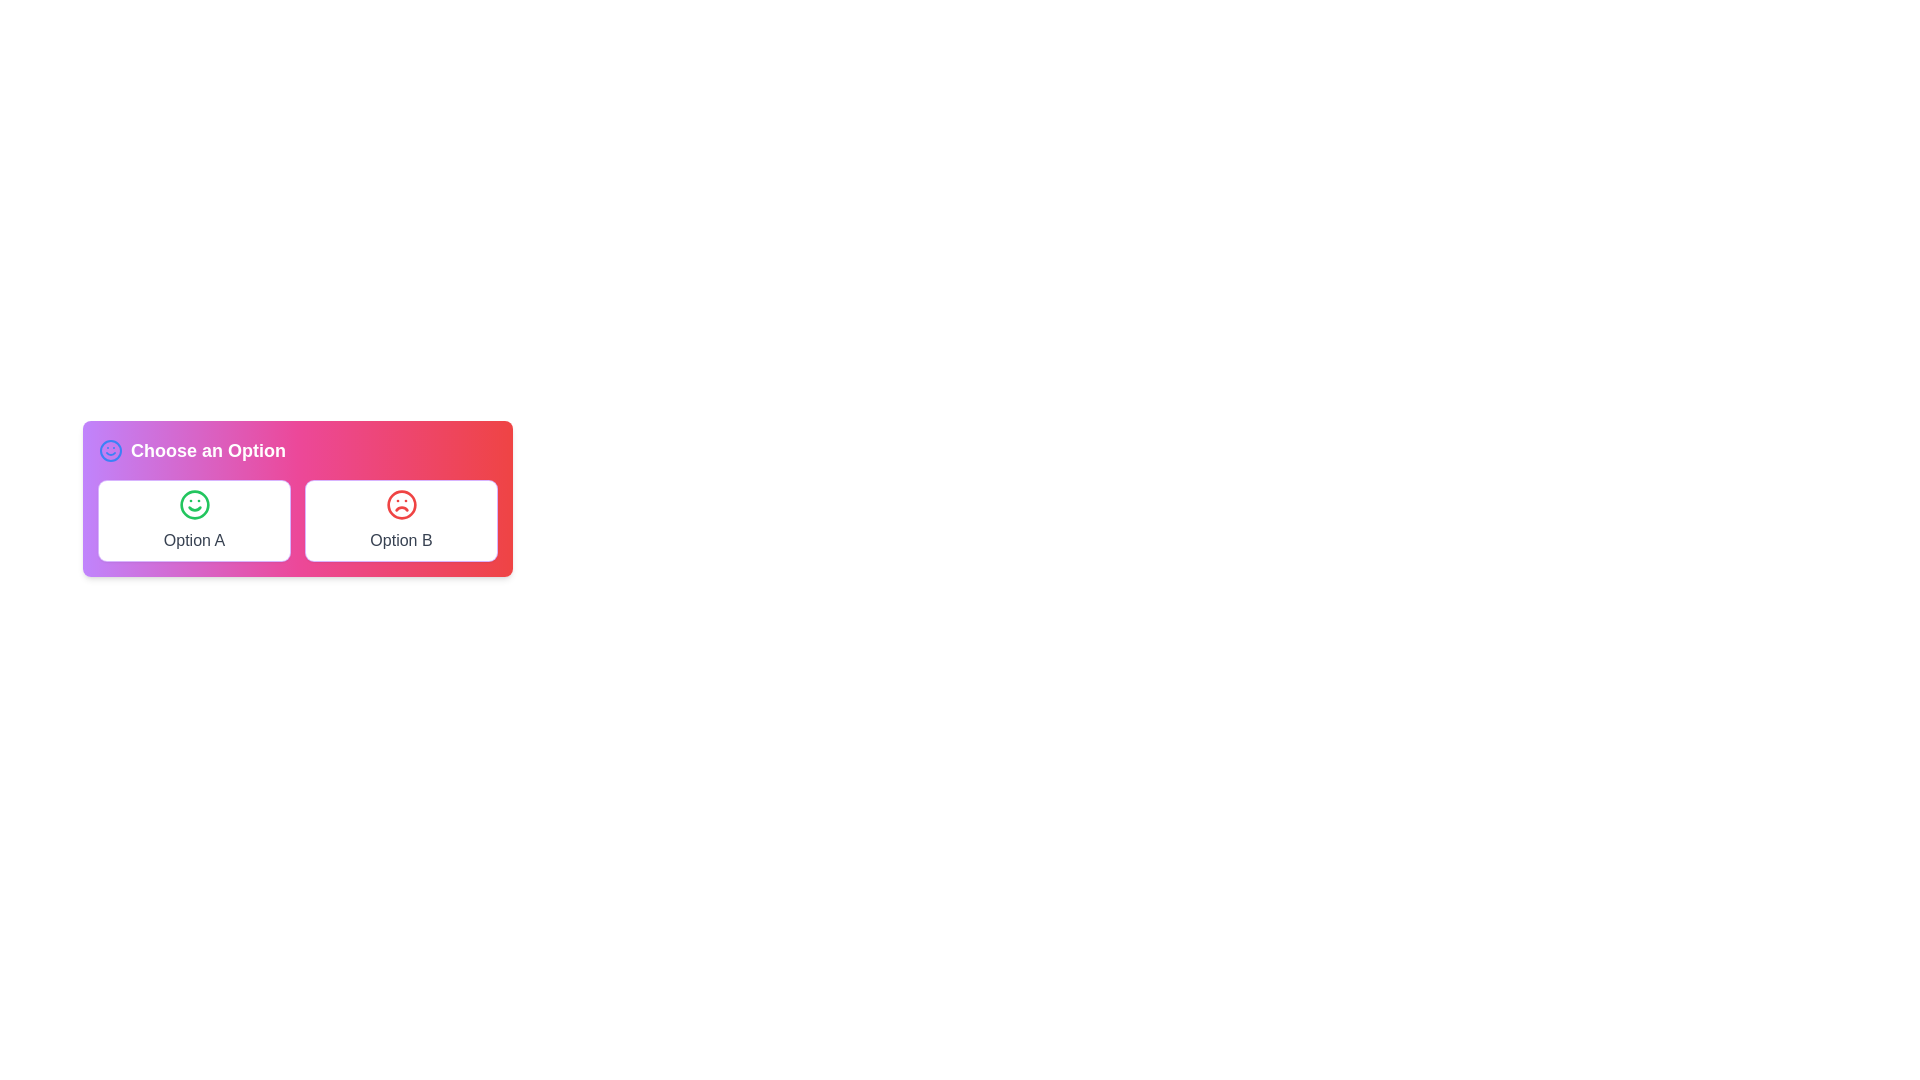  What do you see at coordinates (194, 519) in the screenshot?
I see `the first button labeled 'Option A' with a smiley face icon in a two-column grid layout below the title 'Choose an Option'` at bounding box center [194, 519].